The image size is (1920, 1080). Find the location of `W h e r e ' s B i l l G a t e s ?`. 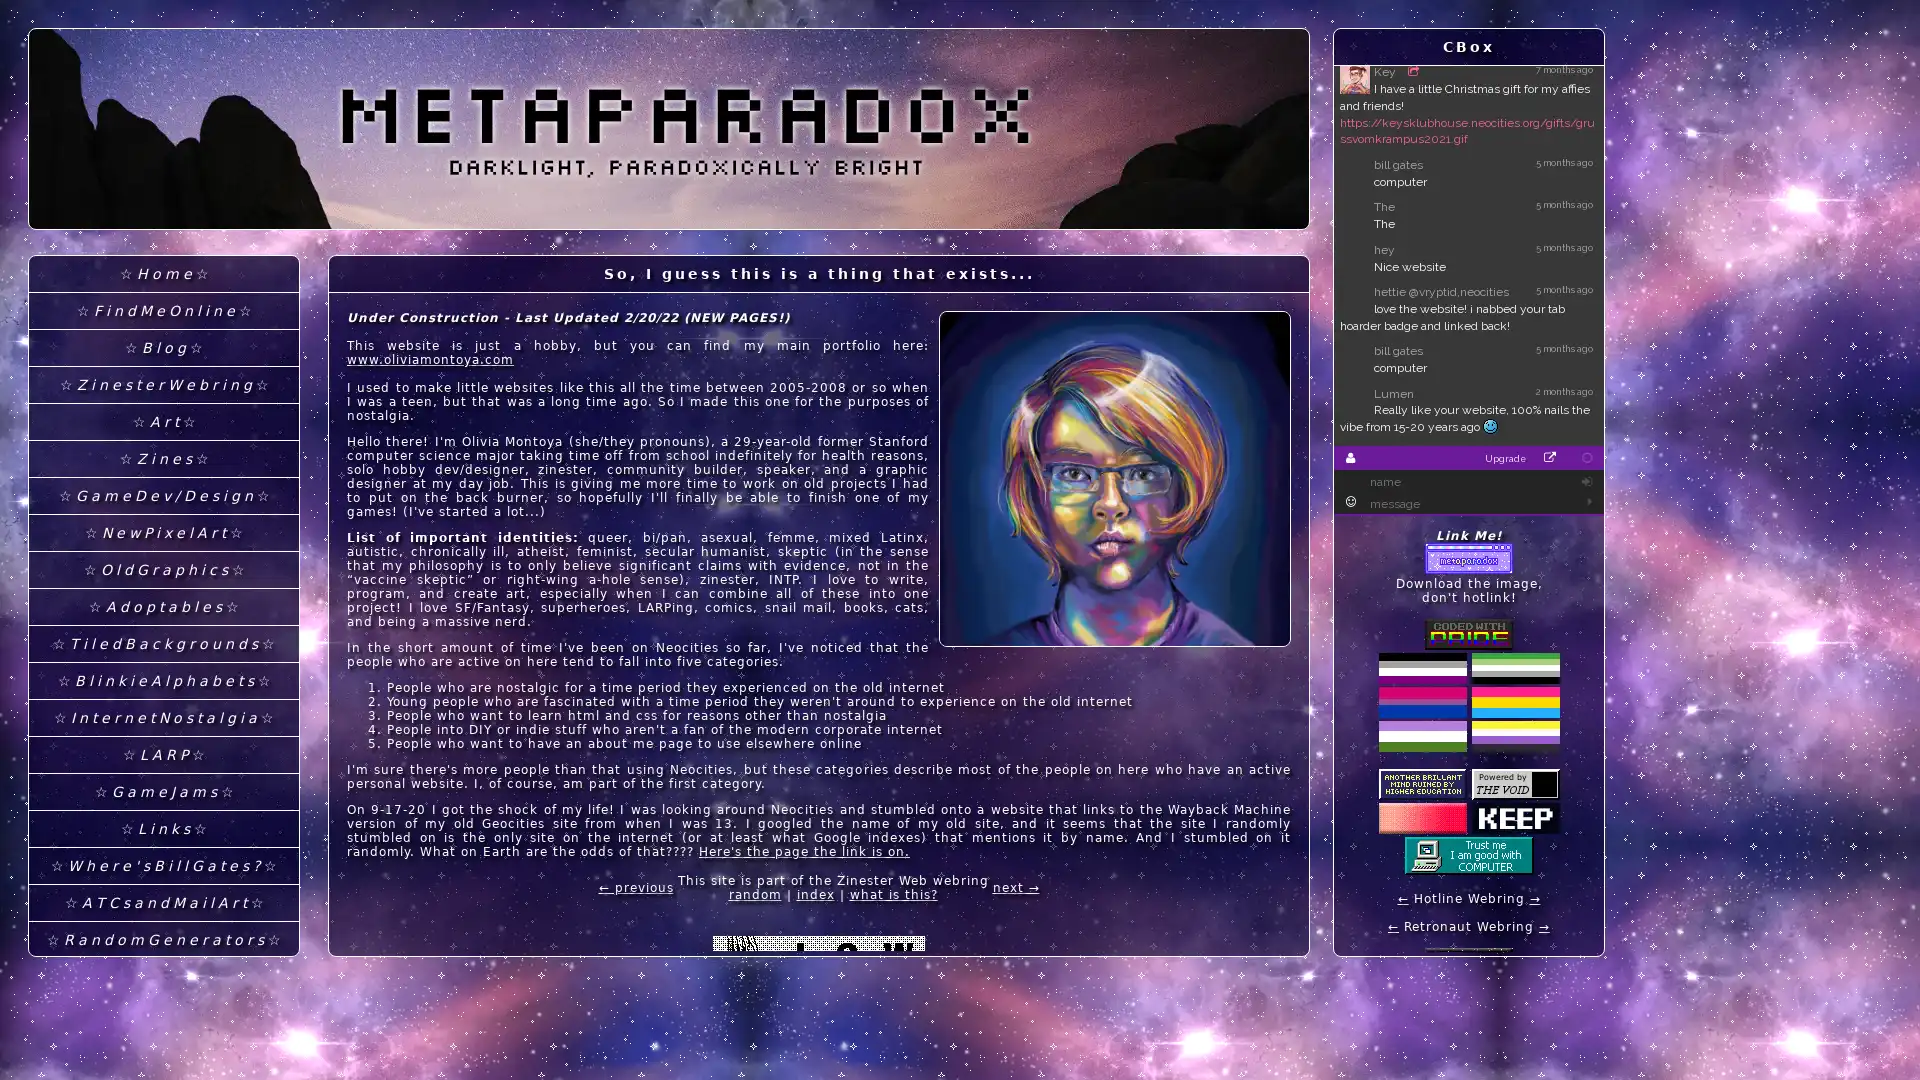

W h e r e ' s B i l l G a t e s ? is located at coordinates (163, 865).